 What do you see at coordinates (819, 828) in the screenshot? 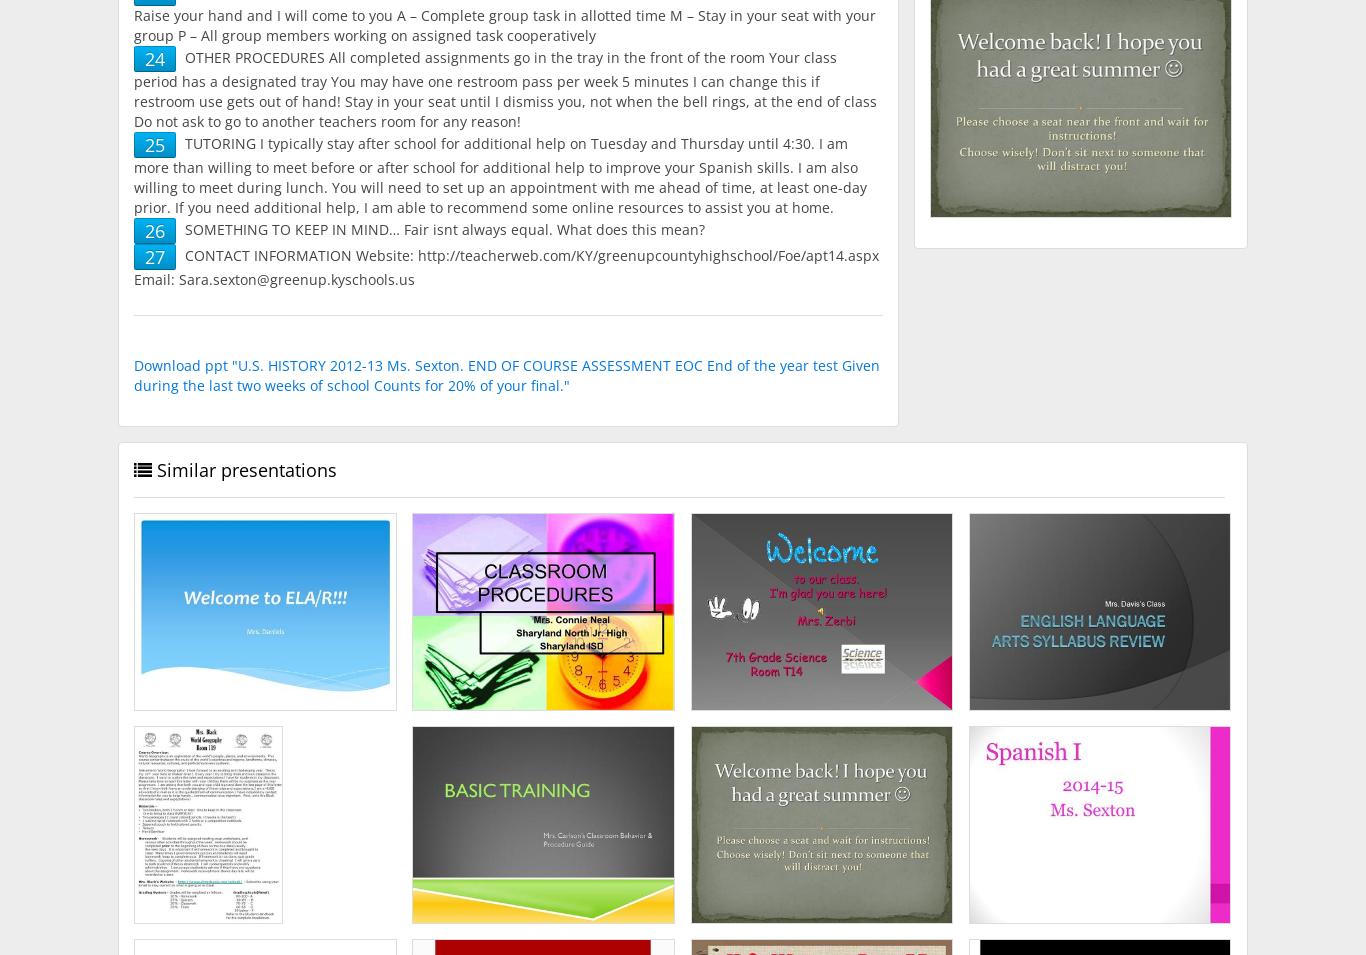
I see `'Please choose a seat and wait for instructions! Choose wisely! Don’t sit next to someone that will distract you!'` at bounding box center [819, 828].